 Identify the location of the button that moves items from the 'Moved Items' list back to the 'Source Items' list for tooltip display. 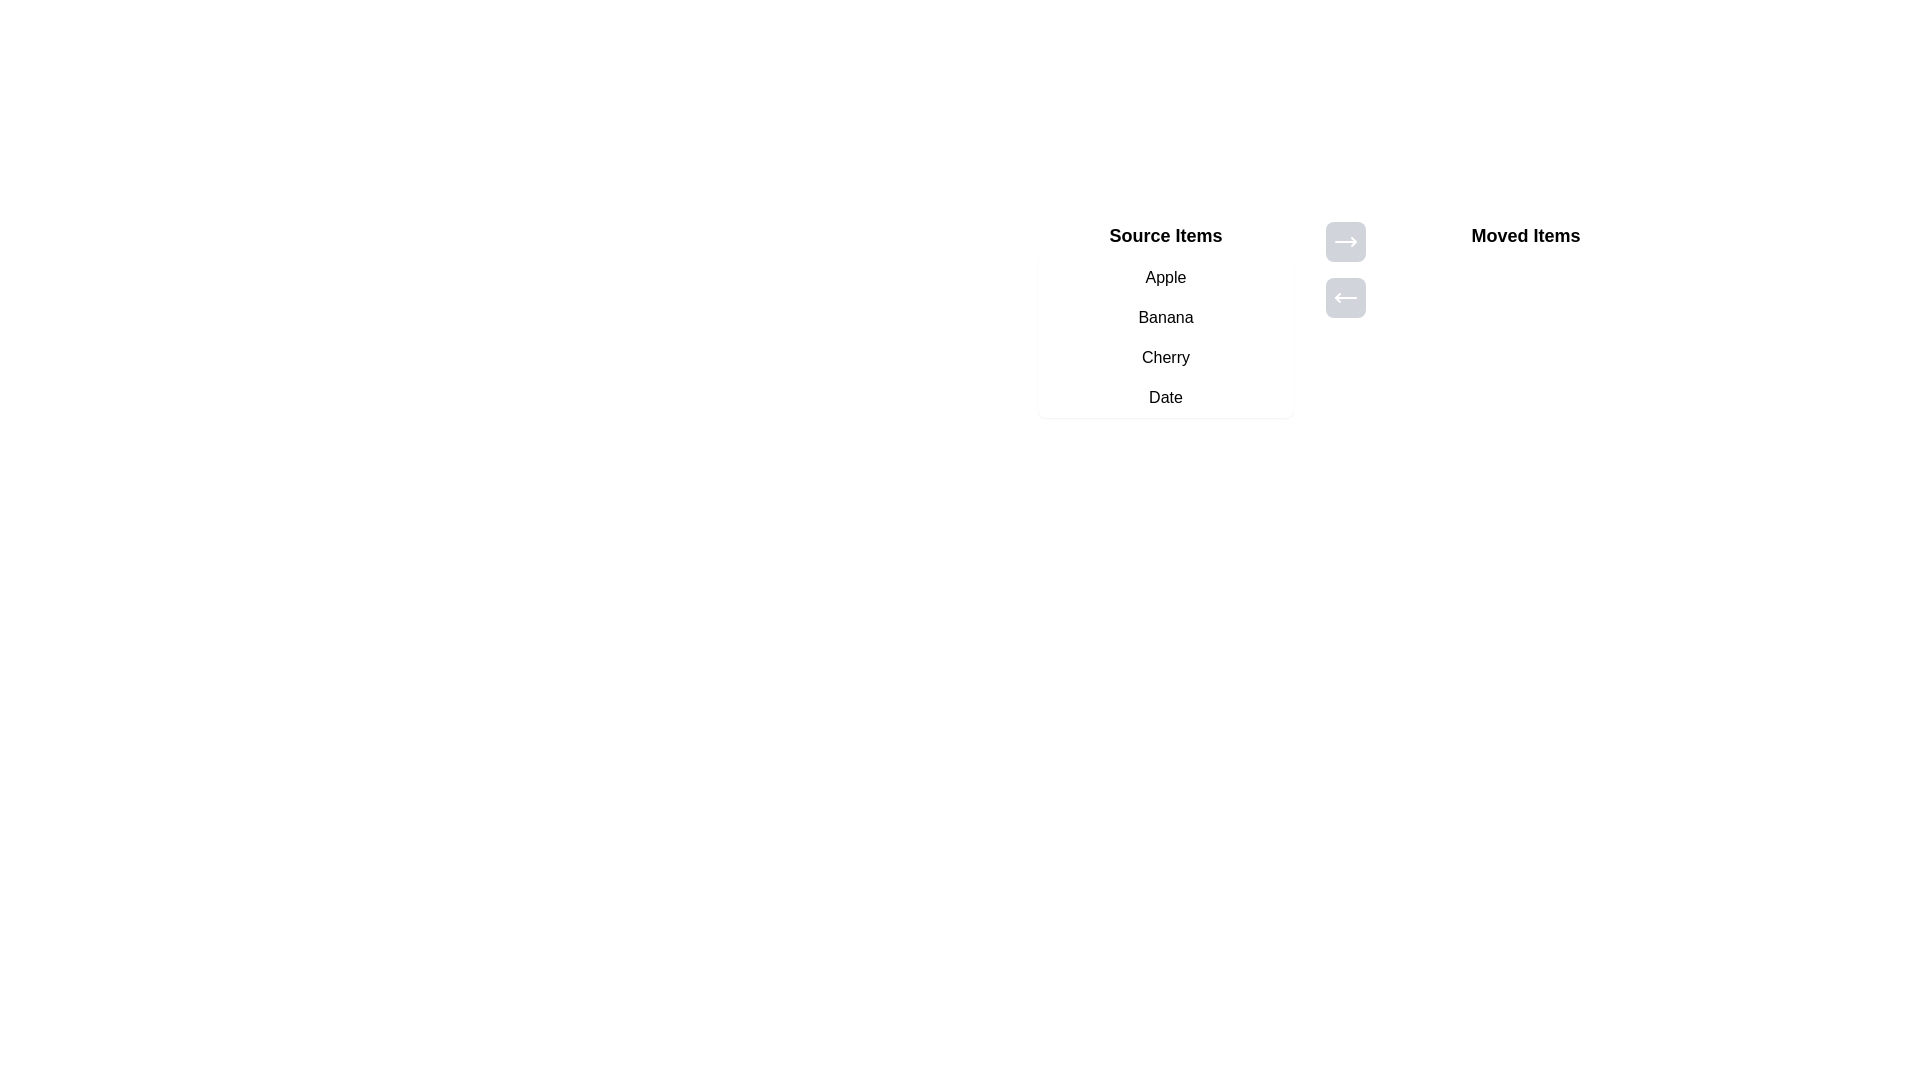
(1345, 319).